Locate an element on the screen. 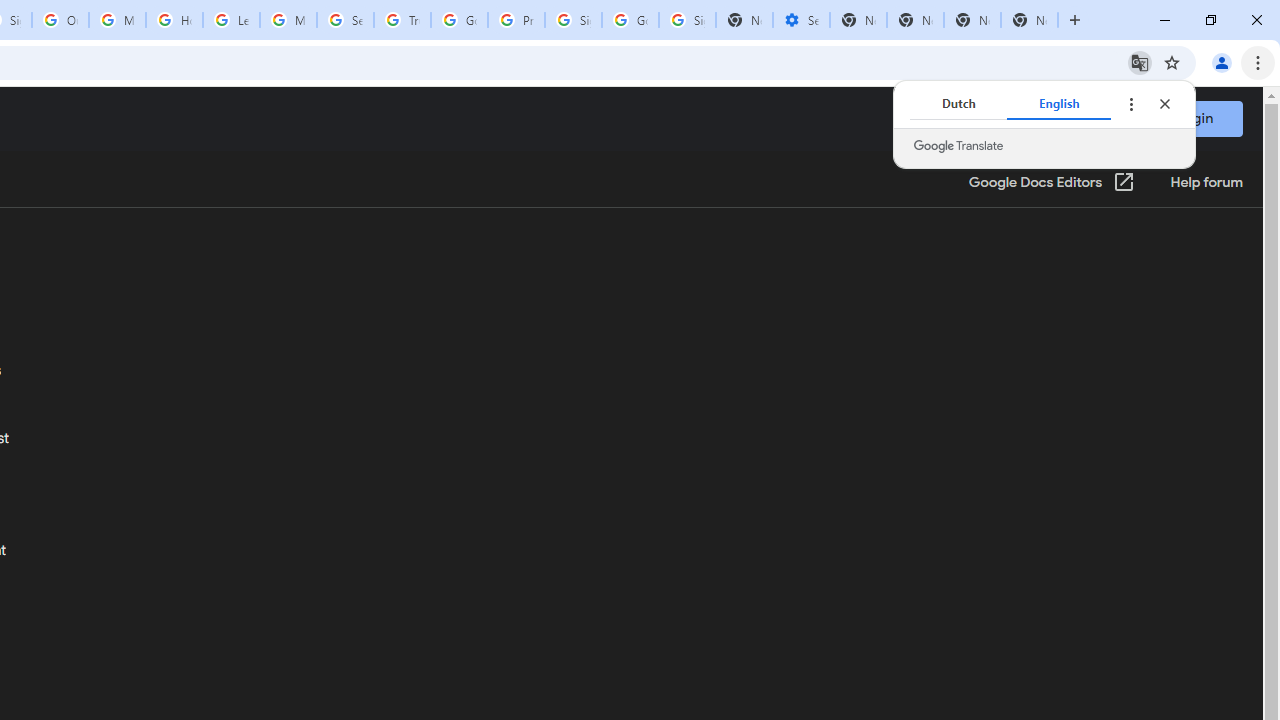 The image size is (1280, 720). 'Google Docs Editors (Opens in new window)' is located at coordinates (1051, 183).